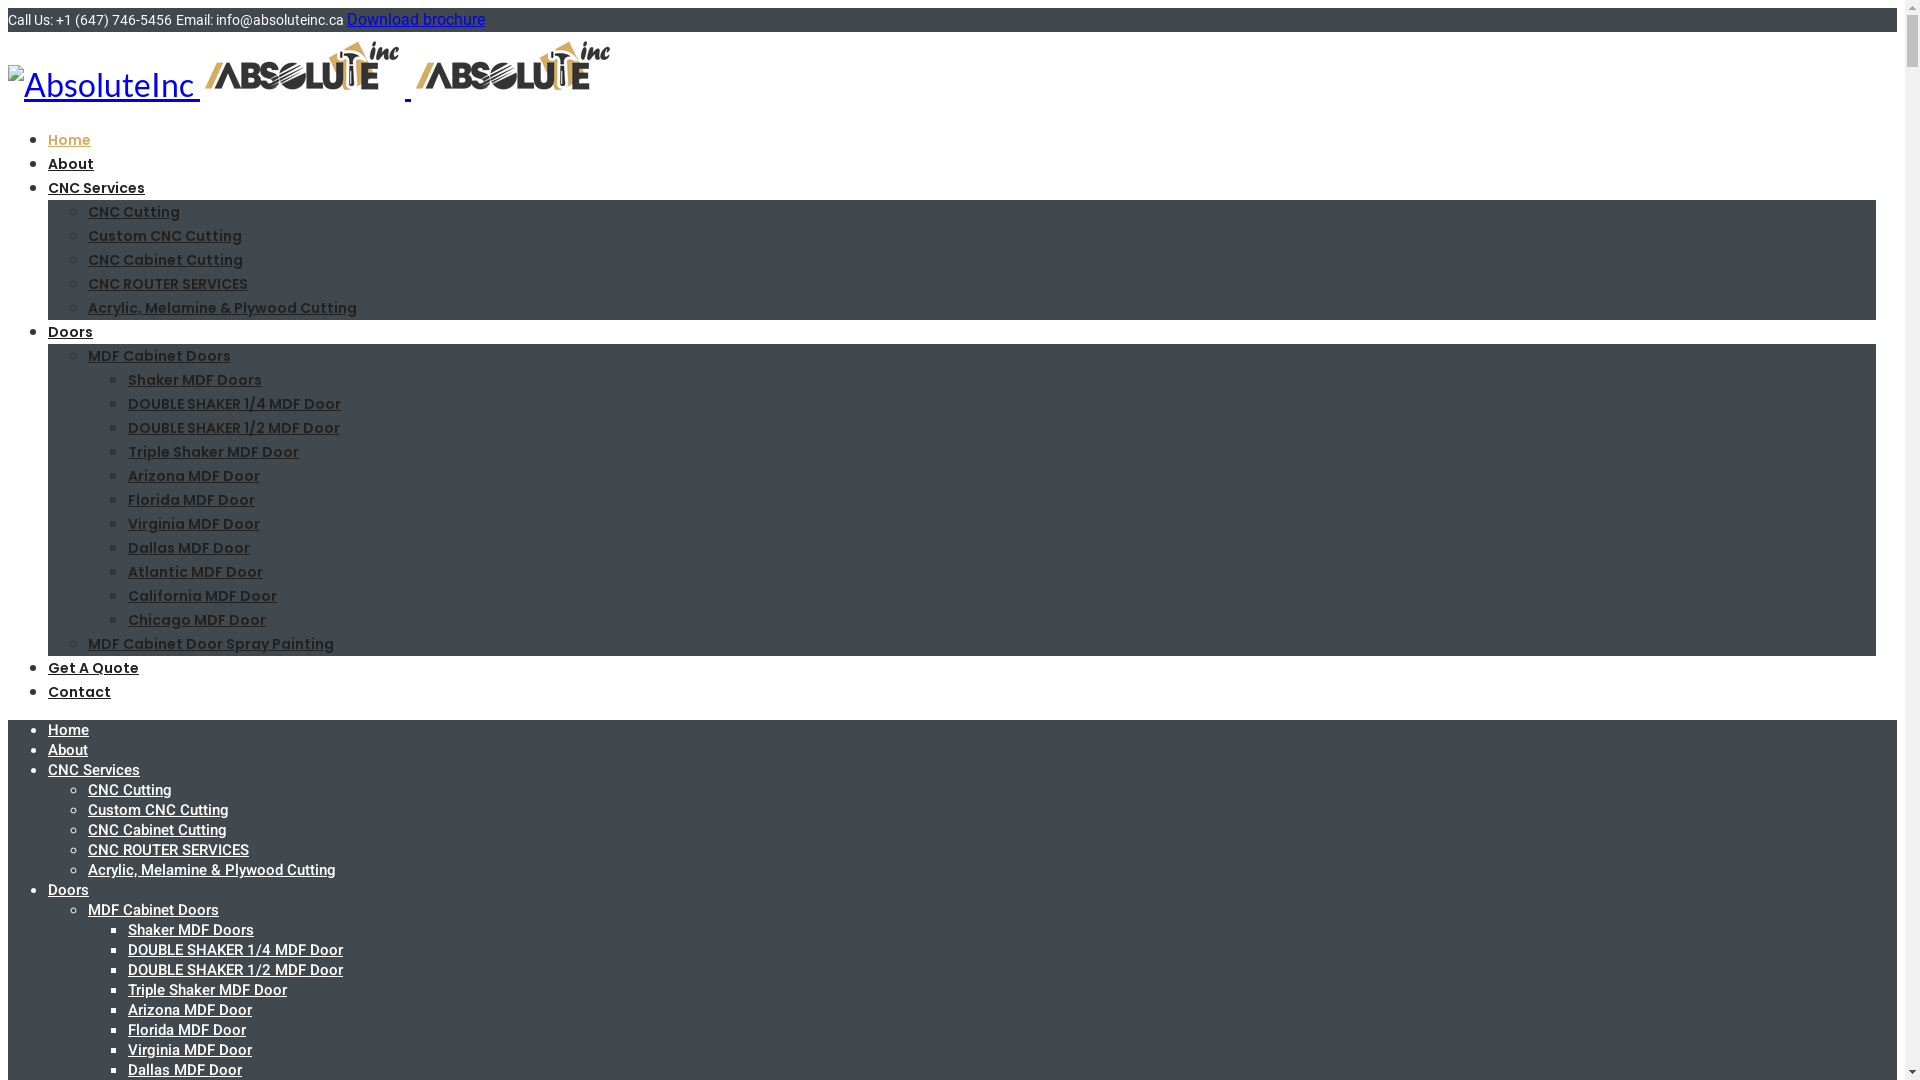  I want to click on 'Florida MDF Door', so click(191, 499).